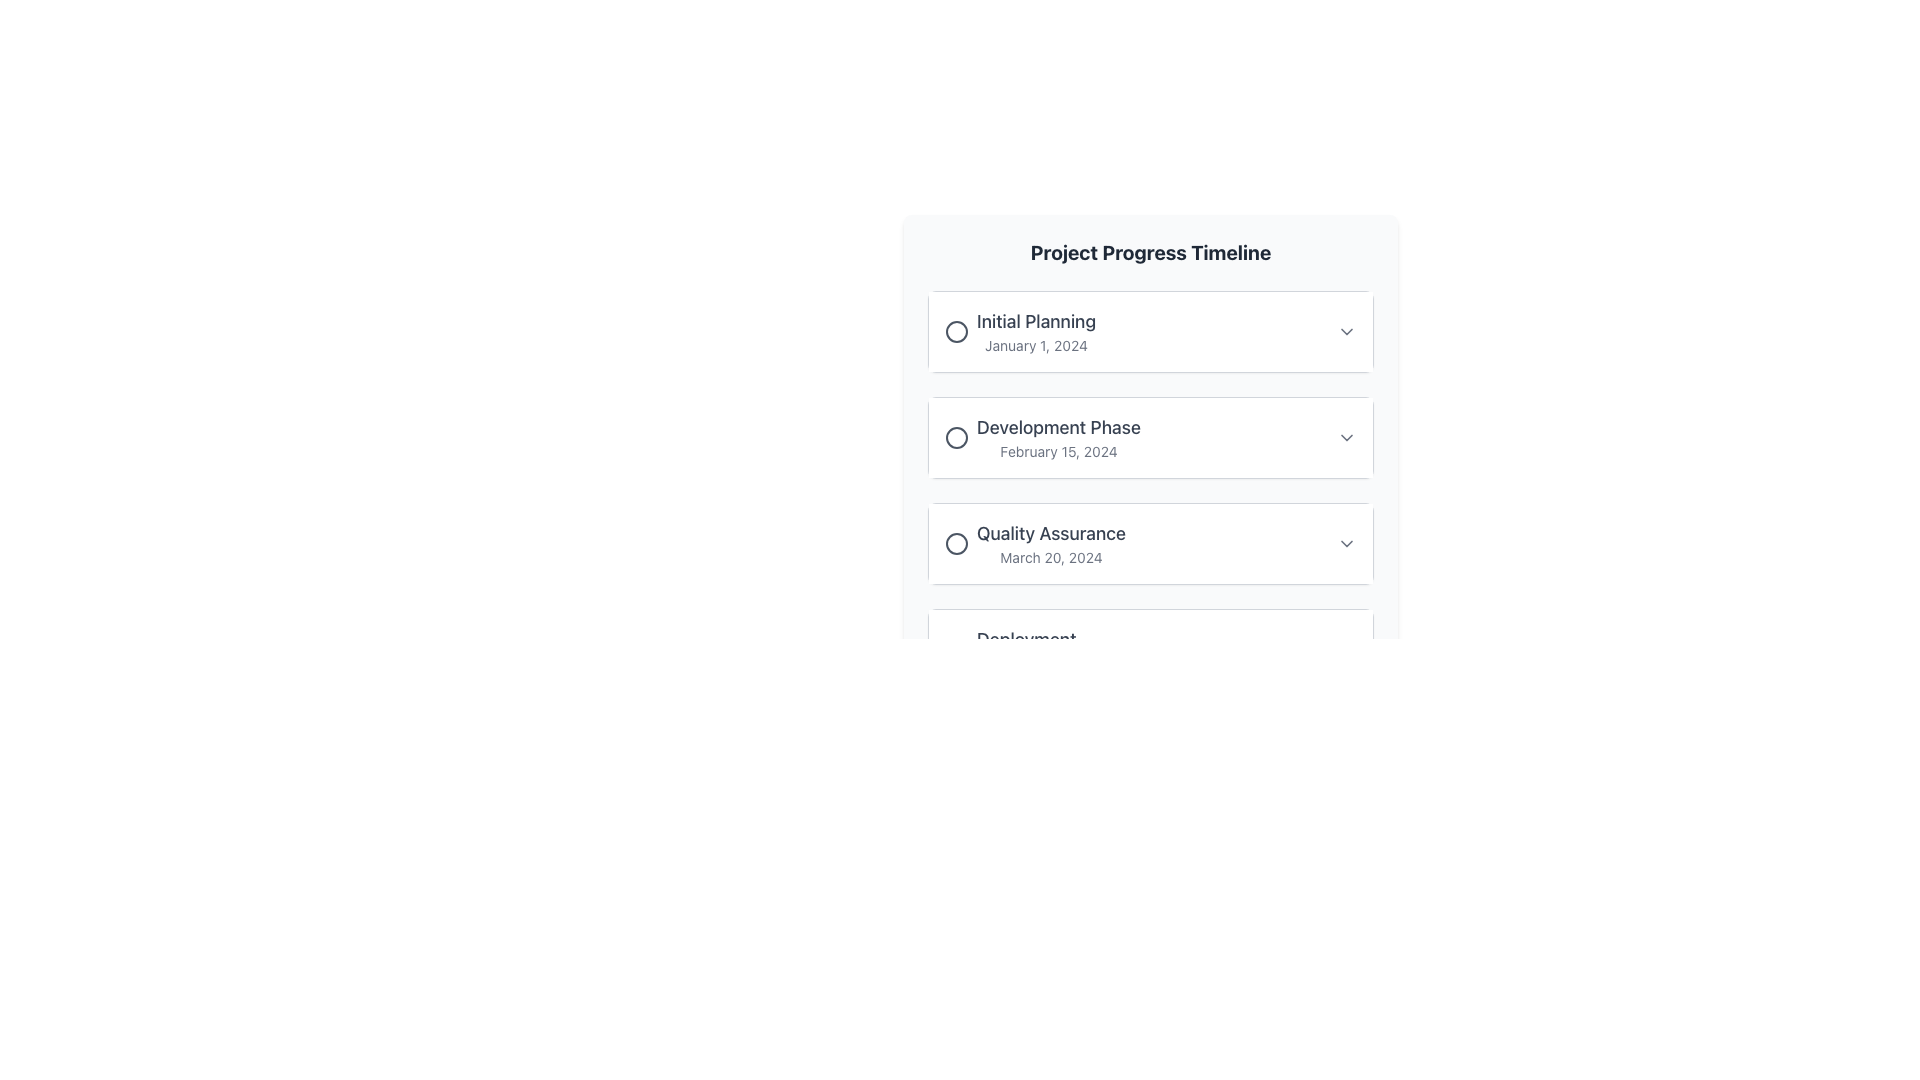 The width and height of the screenshot is (1920, 1080). Describe the element at coordinates (1151, 543) in the screenshot. I see `the radio button associated with the 'Quality Assurance' phase in the project timeline` at that location.